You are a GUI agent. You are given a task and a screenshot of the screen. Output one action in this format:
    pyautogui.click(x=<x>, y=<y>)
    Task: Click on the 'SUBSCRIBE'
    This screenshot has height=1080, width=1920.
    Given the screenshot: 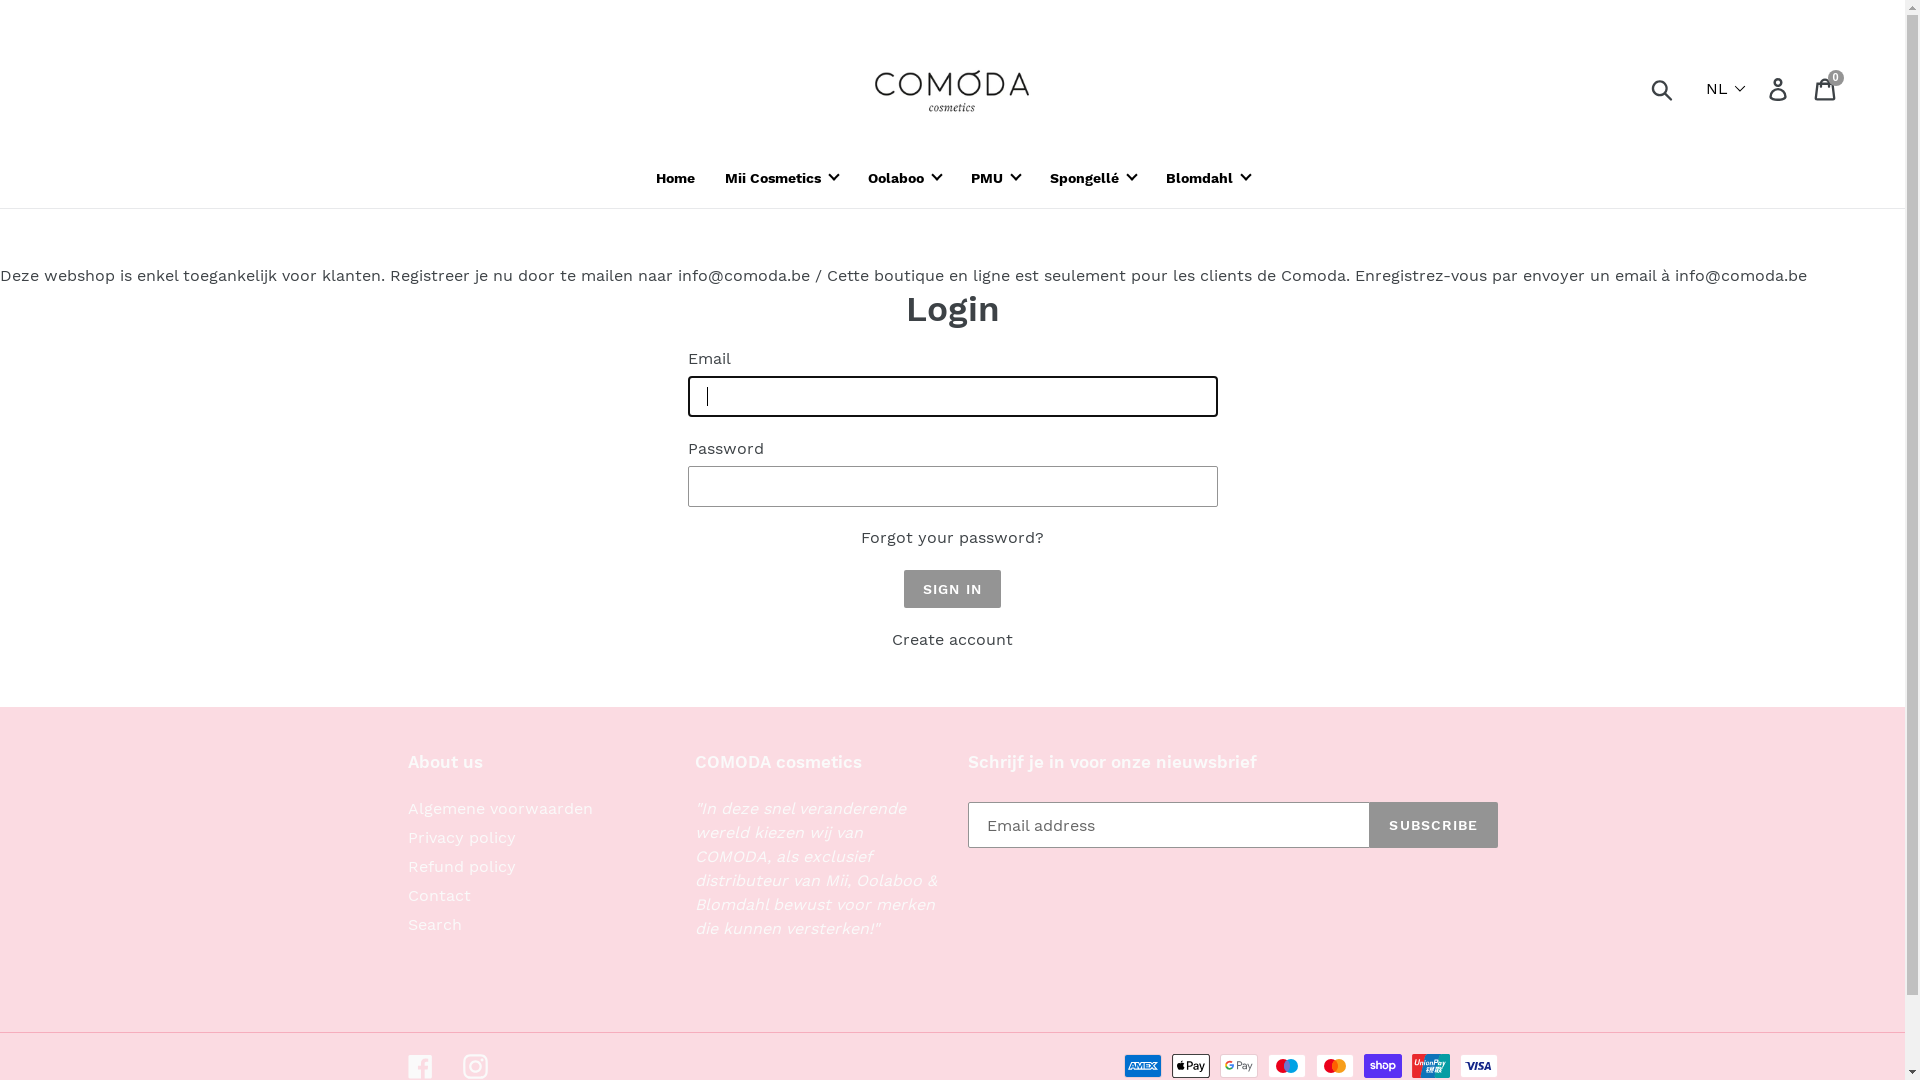 What is the action you would take?
    pyautogui.click(x=1432, y=825)
    